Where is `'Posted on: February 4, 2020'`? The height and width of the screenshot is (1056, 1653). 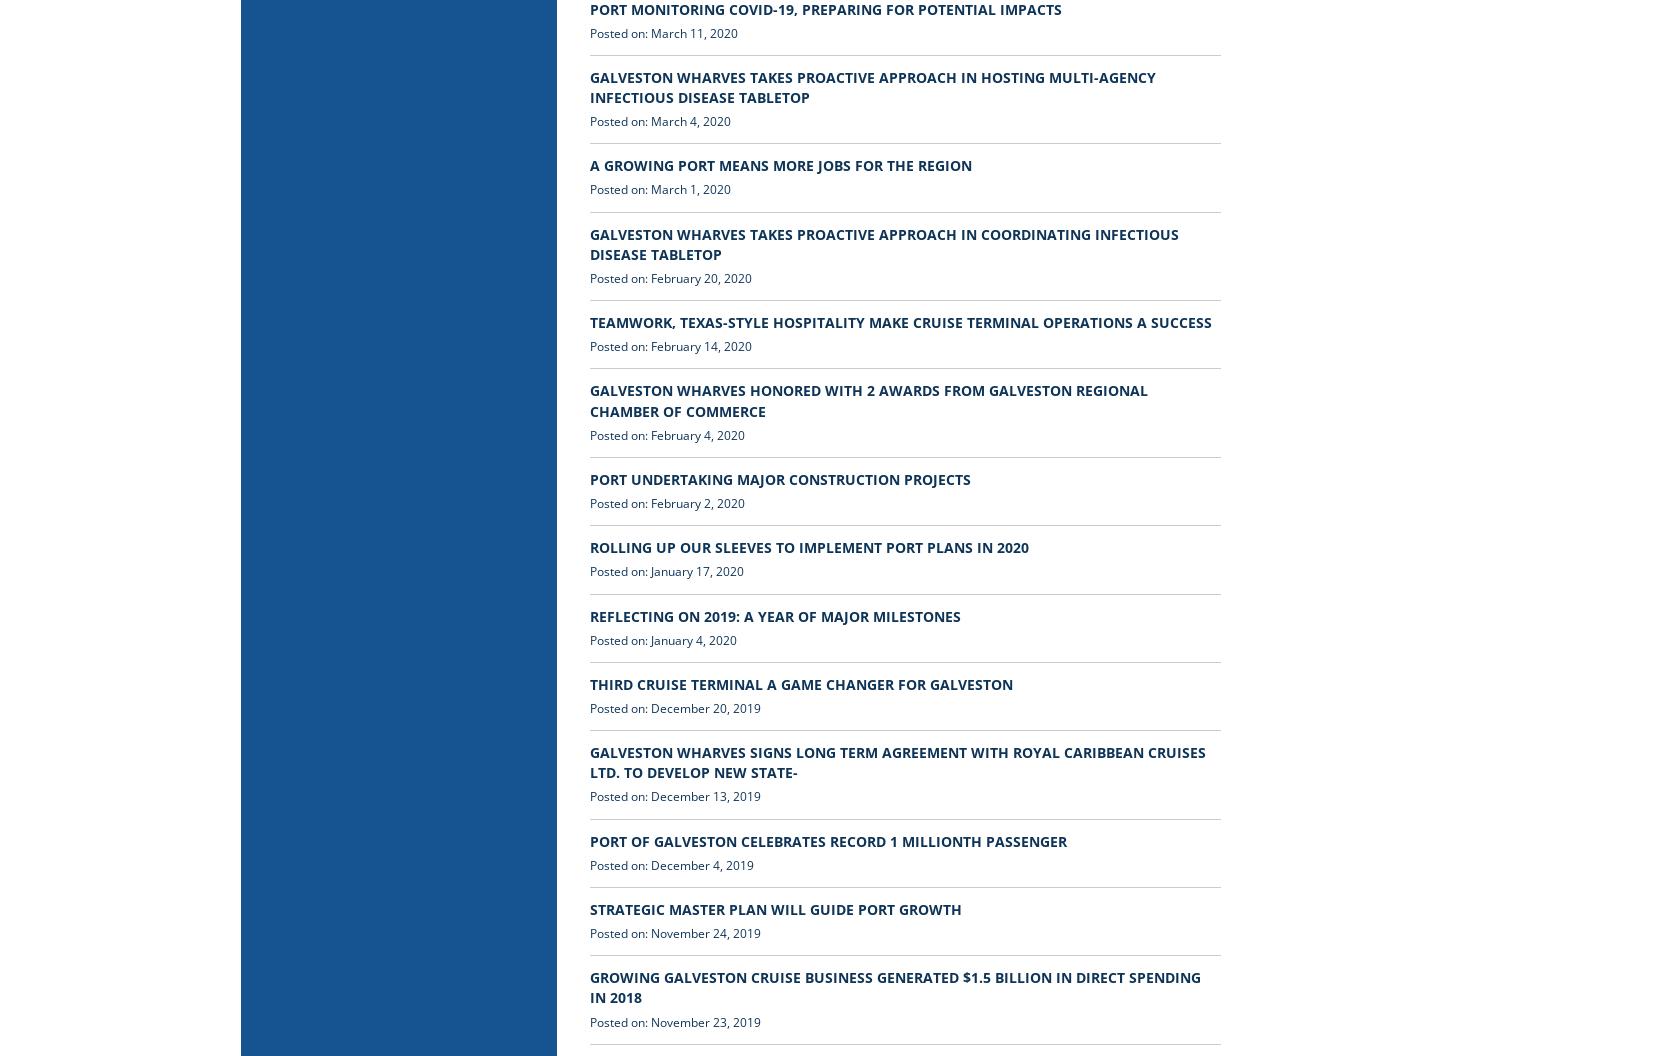
'Posted on: February 4, 2020' is located at coordinates (666, 434).